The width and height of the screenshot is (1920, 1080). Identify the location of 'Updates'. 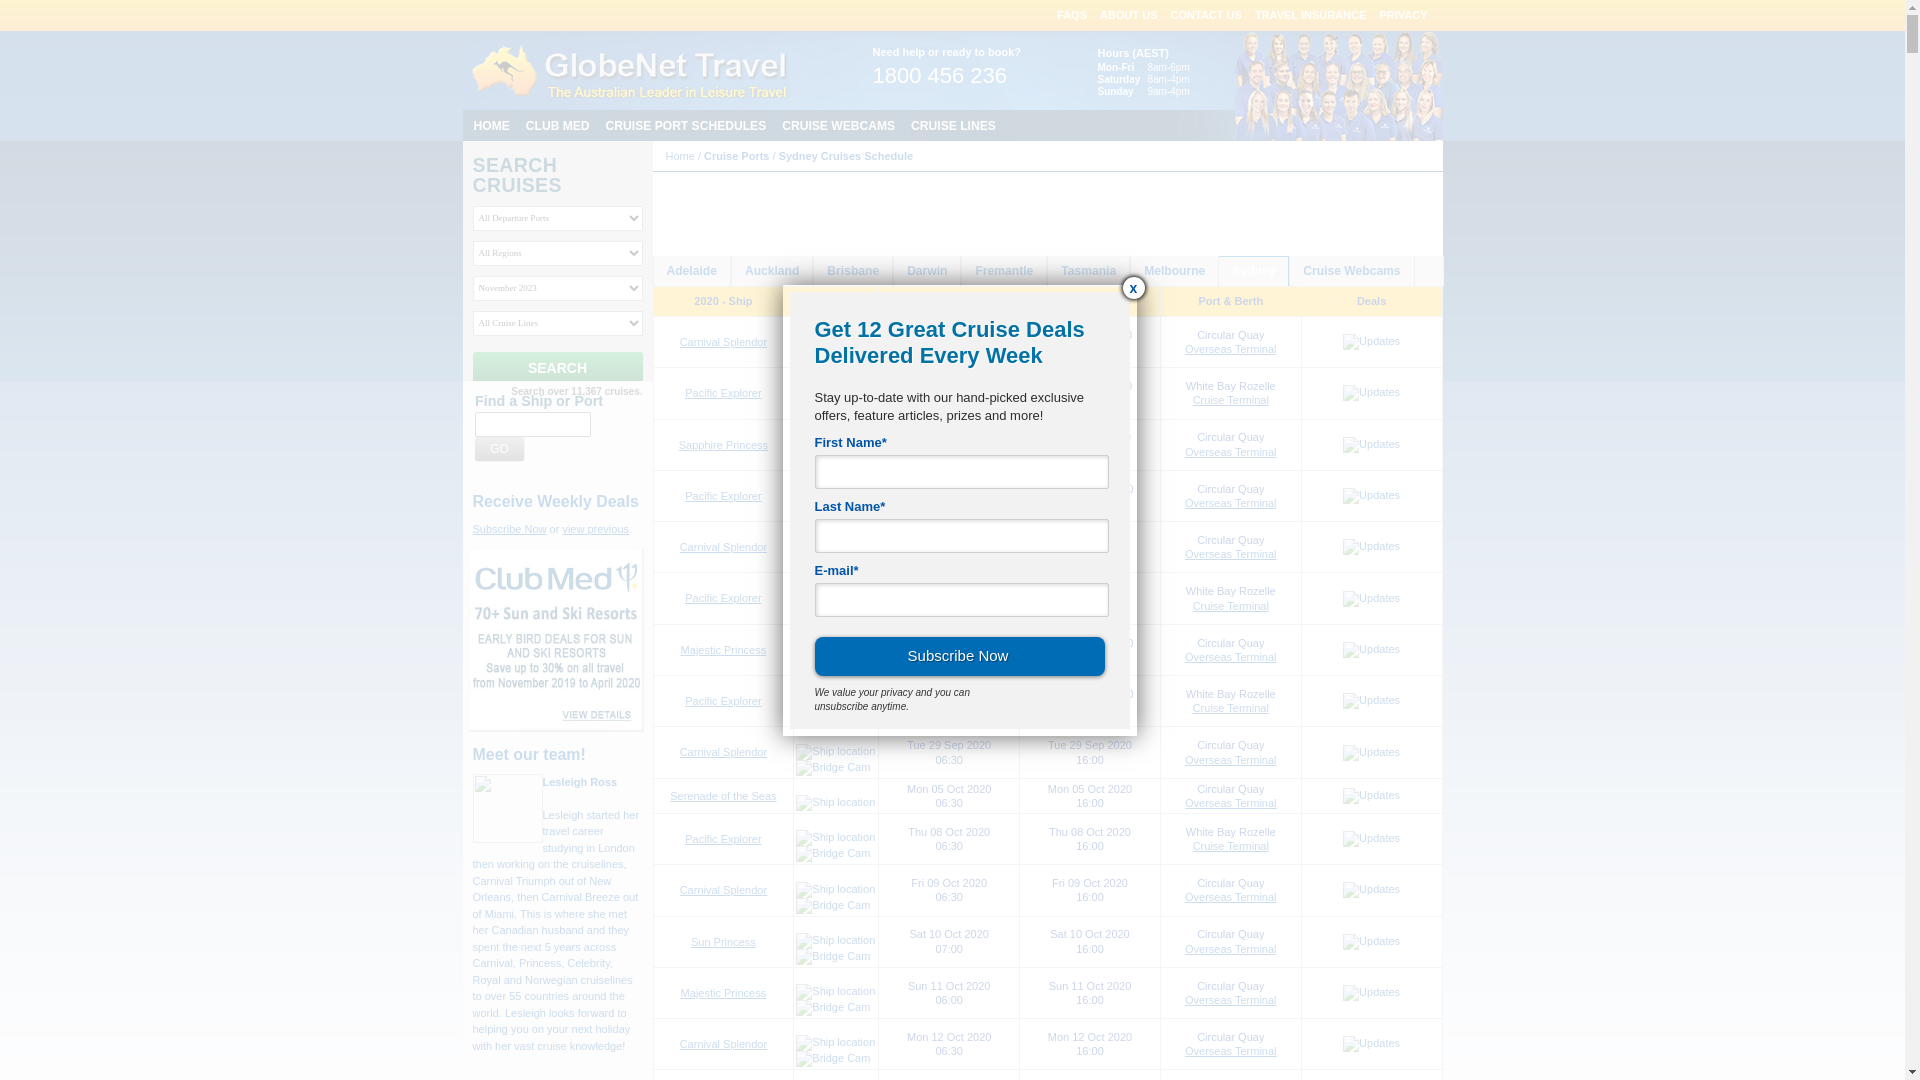
(1343, 992).